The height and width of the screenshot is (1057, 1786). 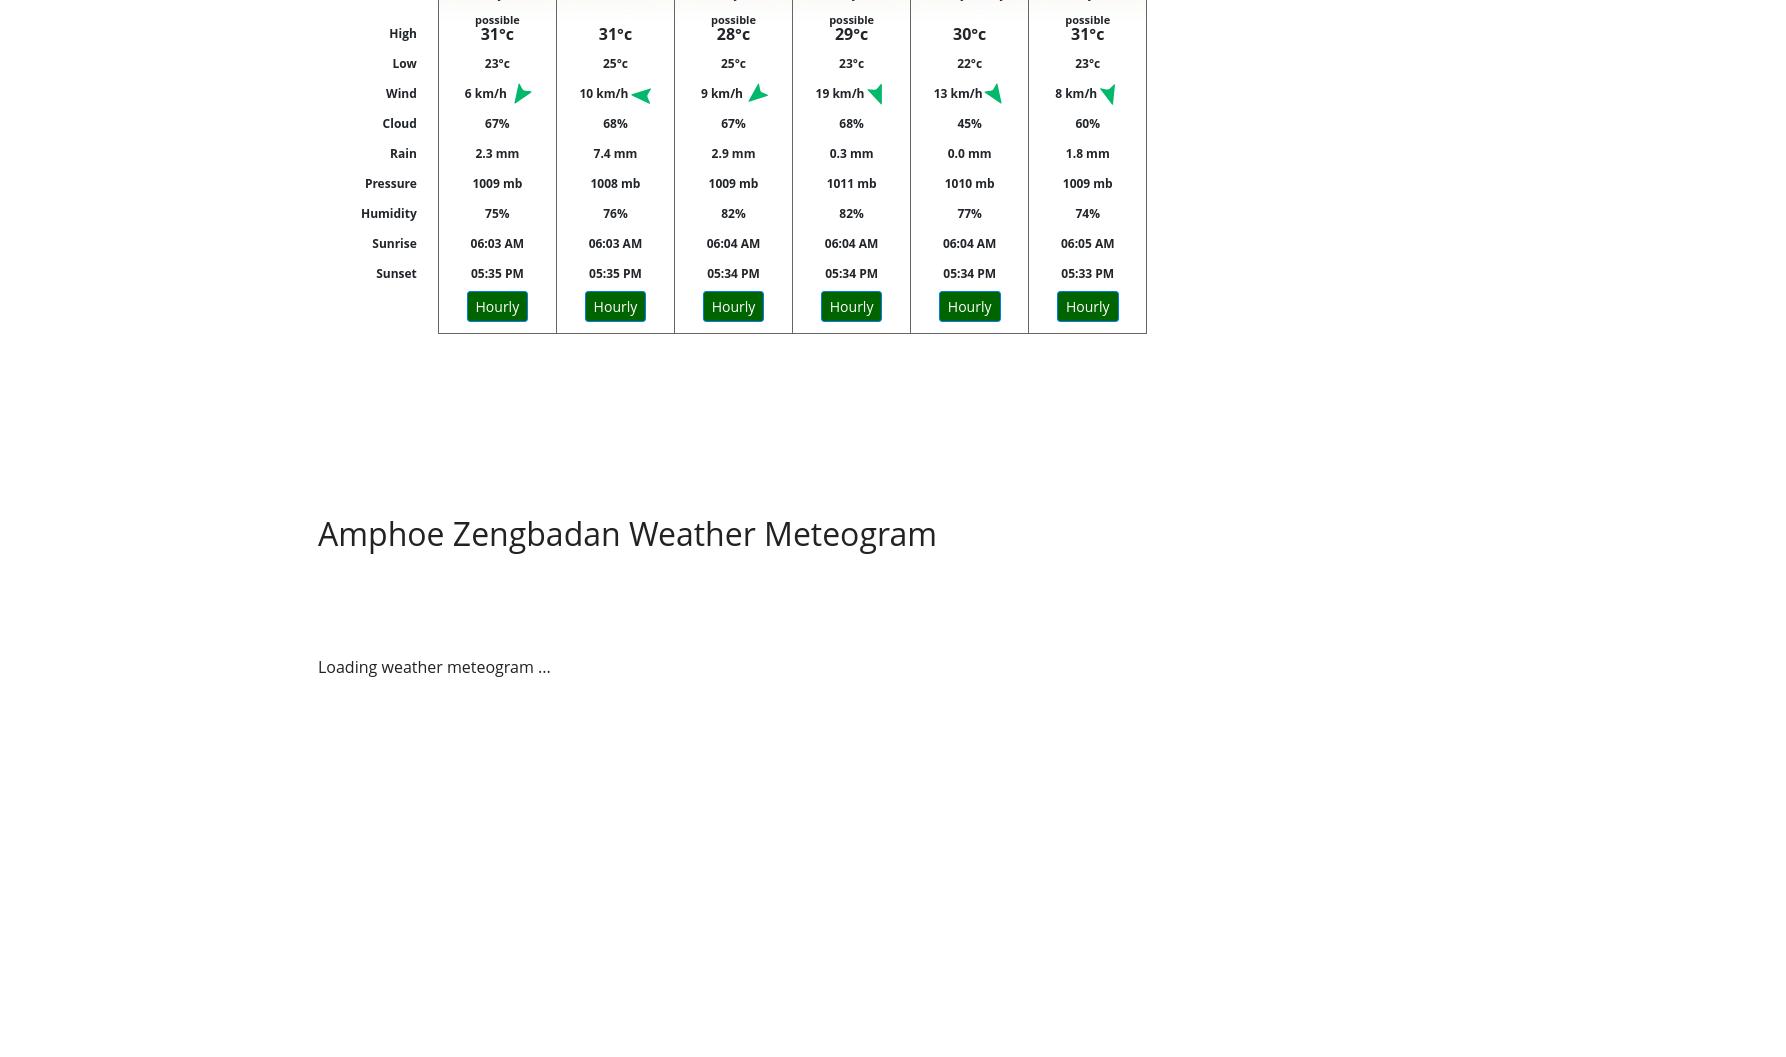 I want to click on '1008 mb', so click(x=614, y=183).